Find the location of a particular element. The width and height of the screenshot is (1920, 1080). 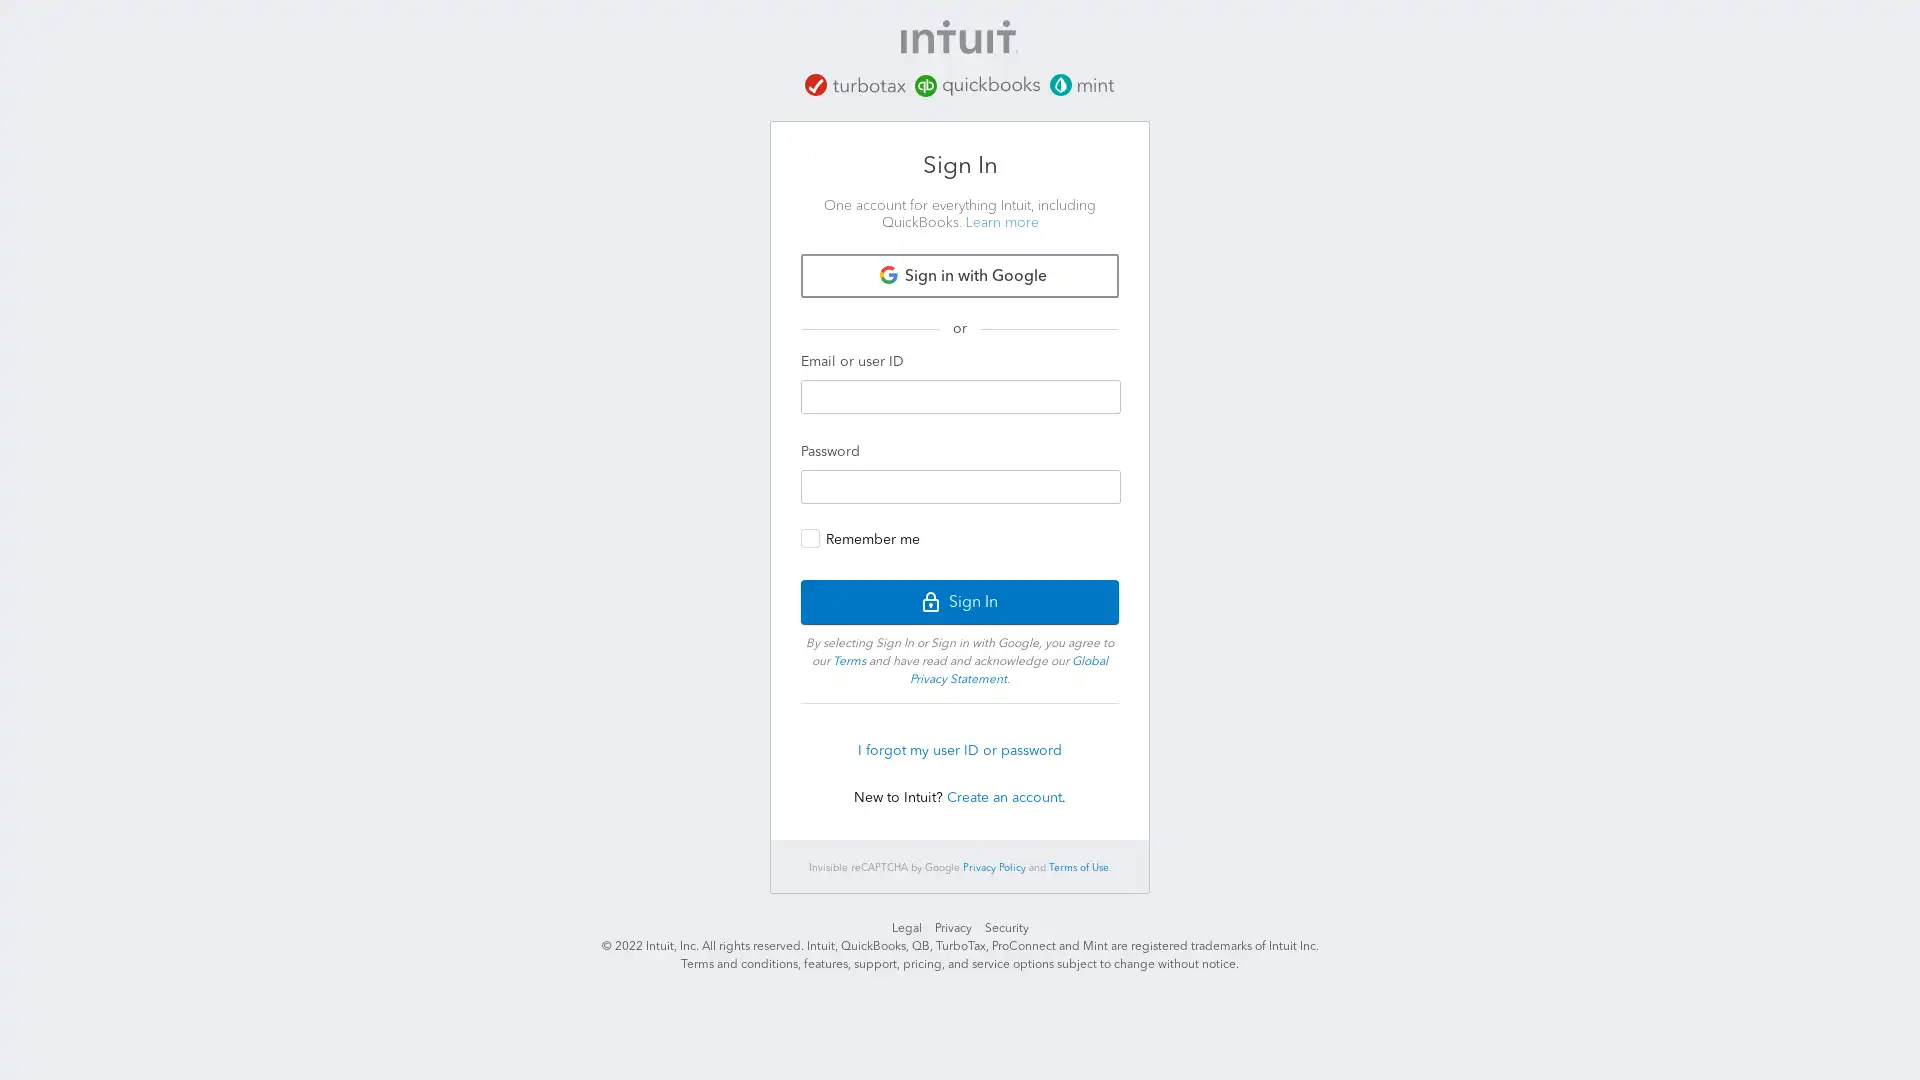

Sign In is located at coordinates (960, 600).